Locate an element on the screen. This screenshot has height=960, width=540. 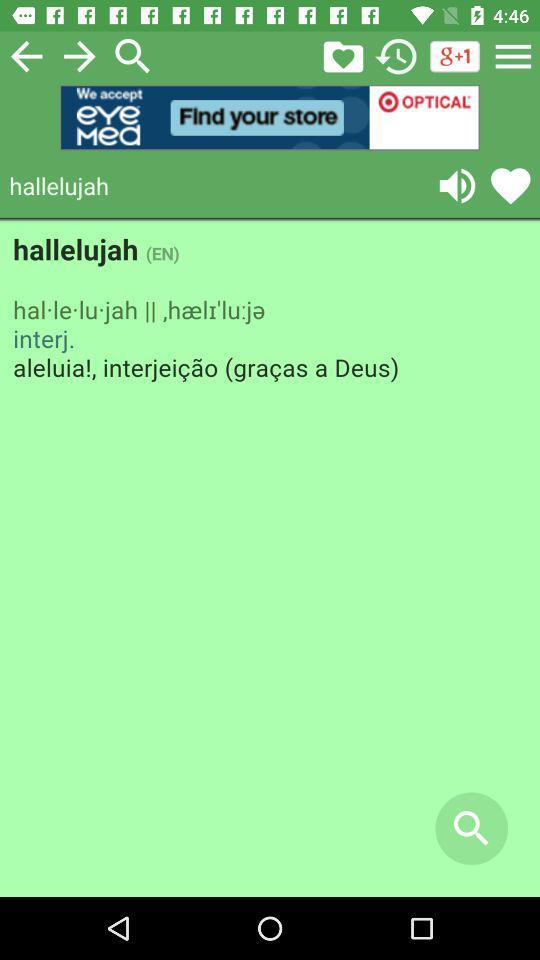
speaker option is located at coordinates (457, 185).